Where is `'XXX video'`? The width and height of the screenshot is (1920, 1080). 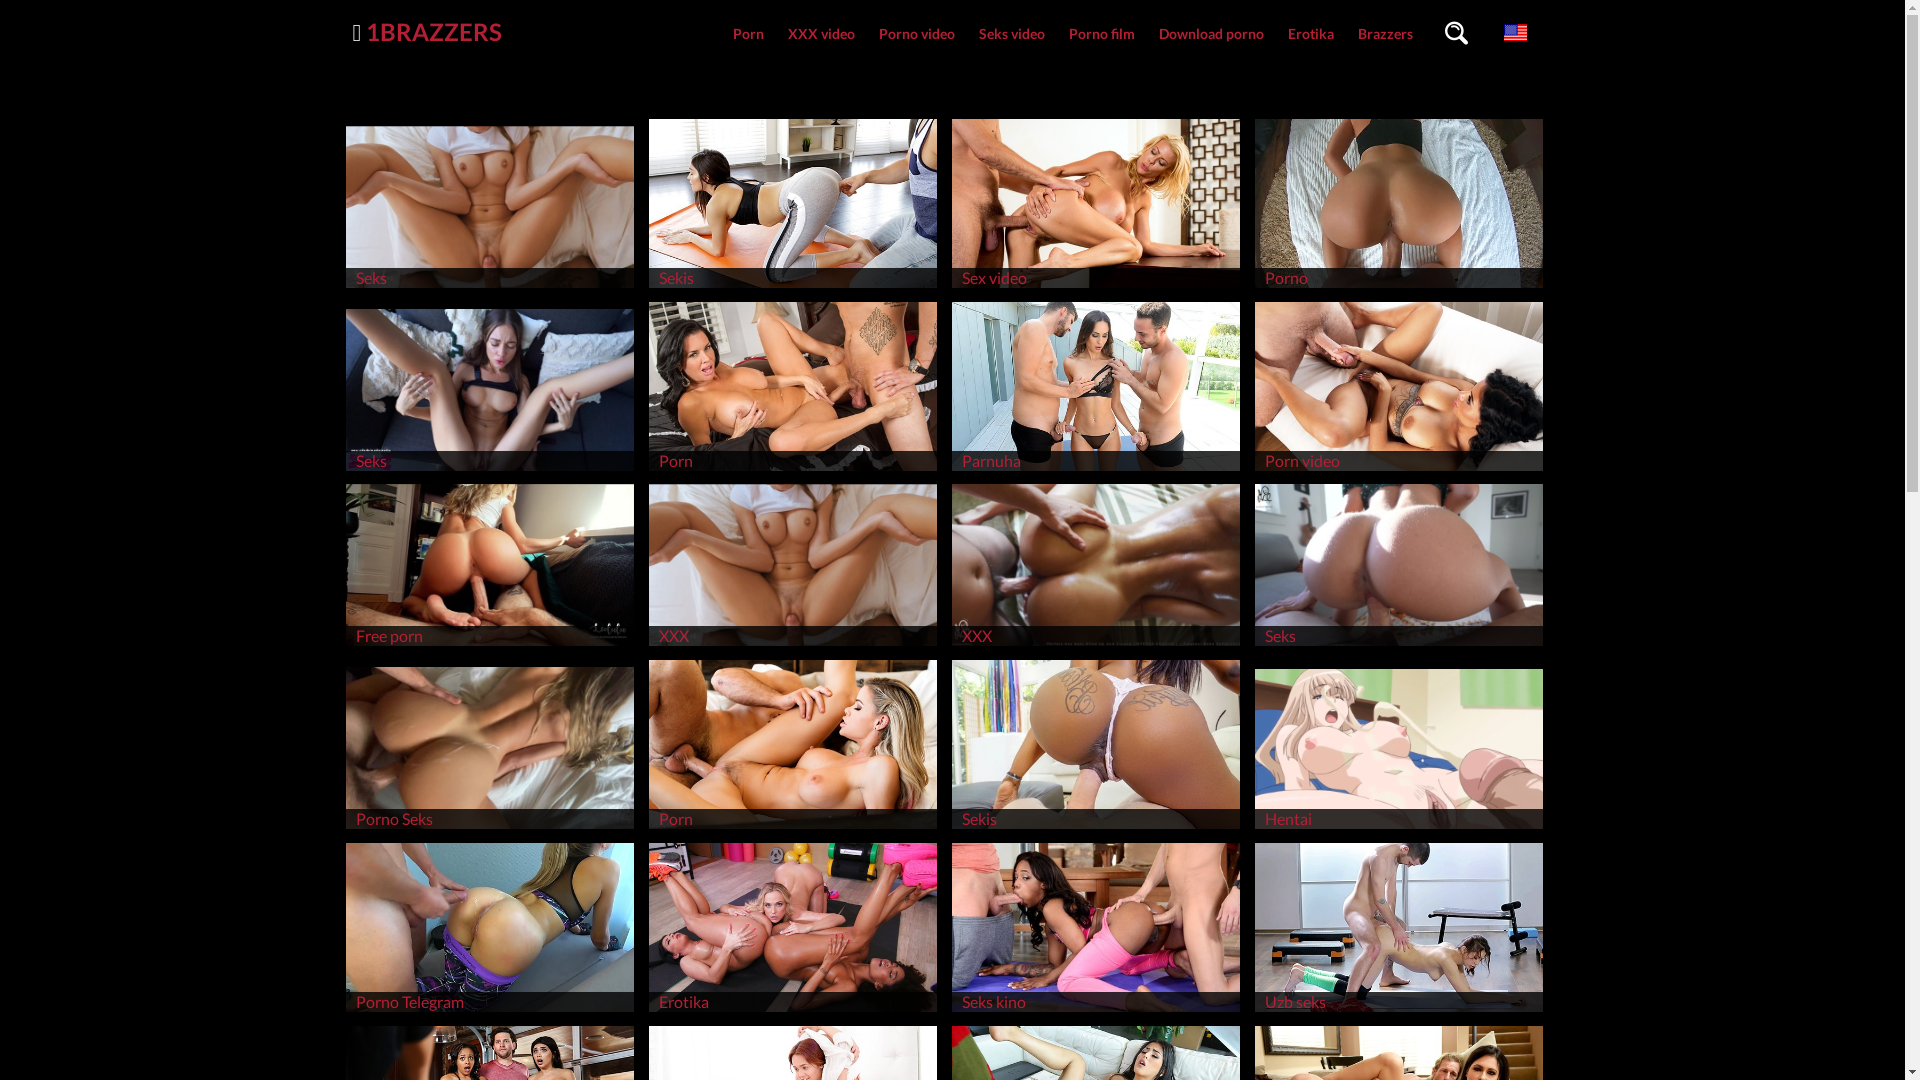
'XXX video' is located at coordinates (821, 34).